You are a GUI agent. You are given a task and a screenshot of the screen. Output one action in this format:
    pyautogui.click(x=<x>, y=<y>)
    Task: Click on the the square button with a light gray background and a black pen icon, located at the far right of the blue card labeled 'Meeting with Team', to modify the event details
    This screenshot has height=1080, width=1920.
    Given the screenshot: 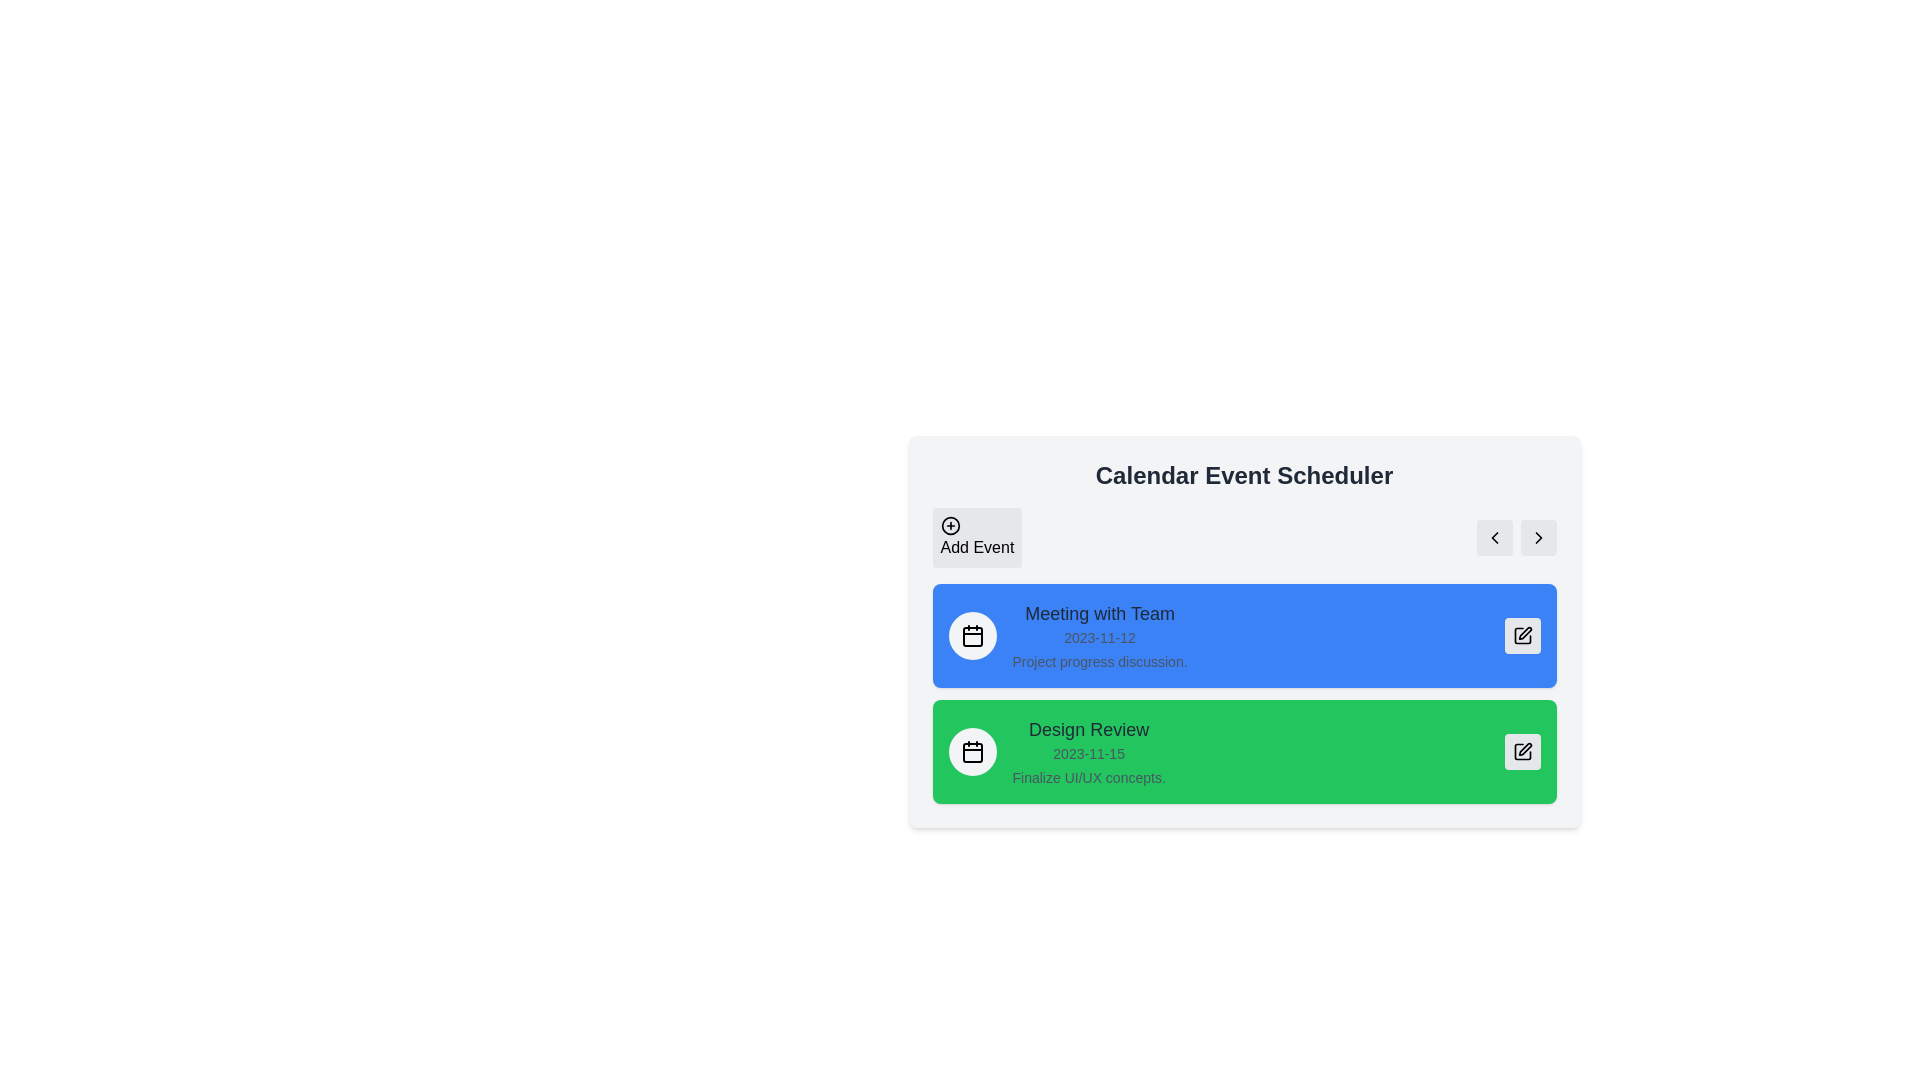 What is the action you would take?
    pyautogui.click(x=1521, y=636)
    